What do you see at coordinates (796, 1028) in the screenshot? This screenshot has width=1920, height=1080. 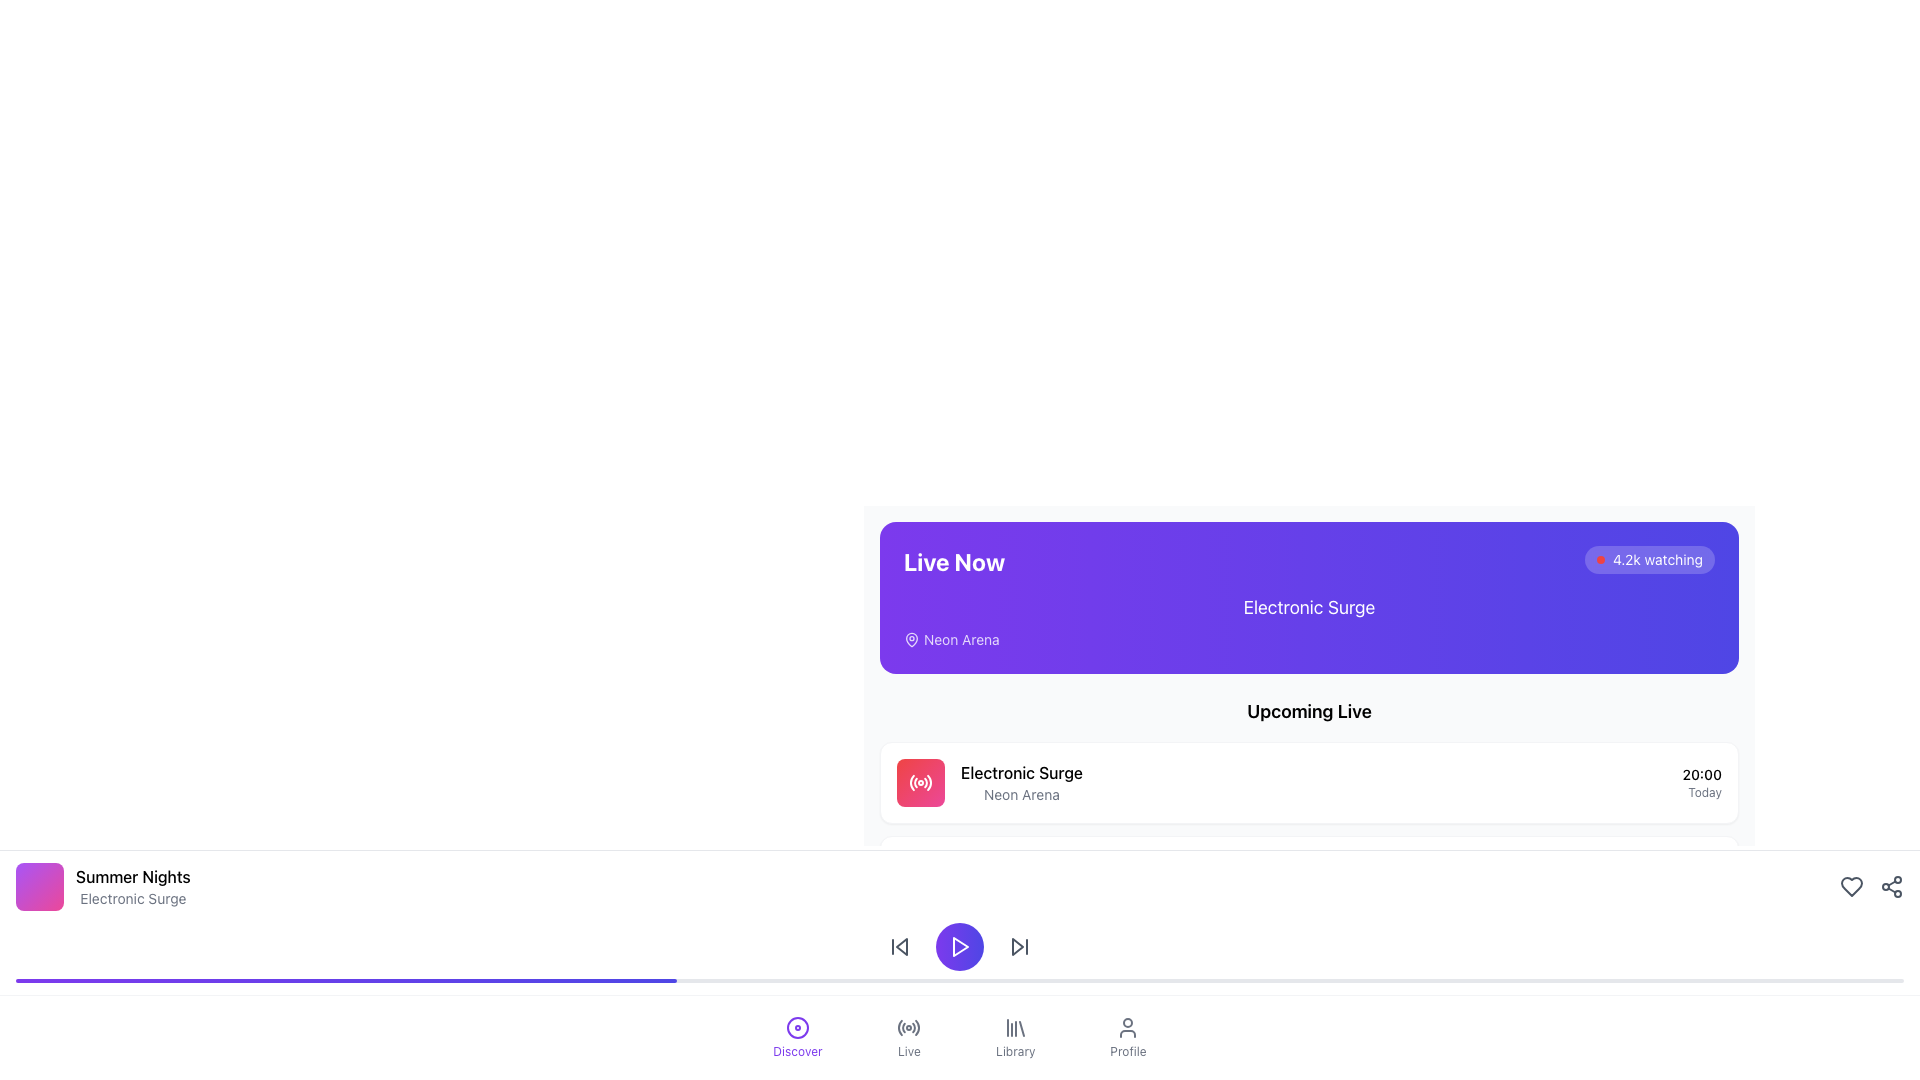 I see `the circular graphic shape that is part of the 'Discover' icon in the bottom navigation bar` at bounding box center [796, 1028].